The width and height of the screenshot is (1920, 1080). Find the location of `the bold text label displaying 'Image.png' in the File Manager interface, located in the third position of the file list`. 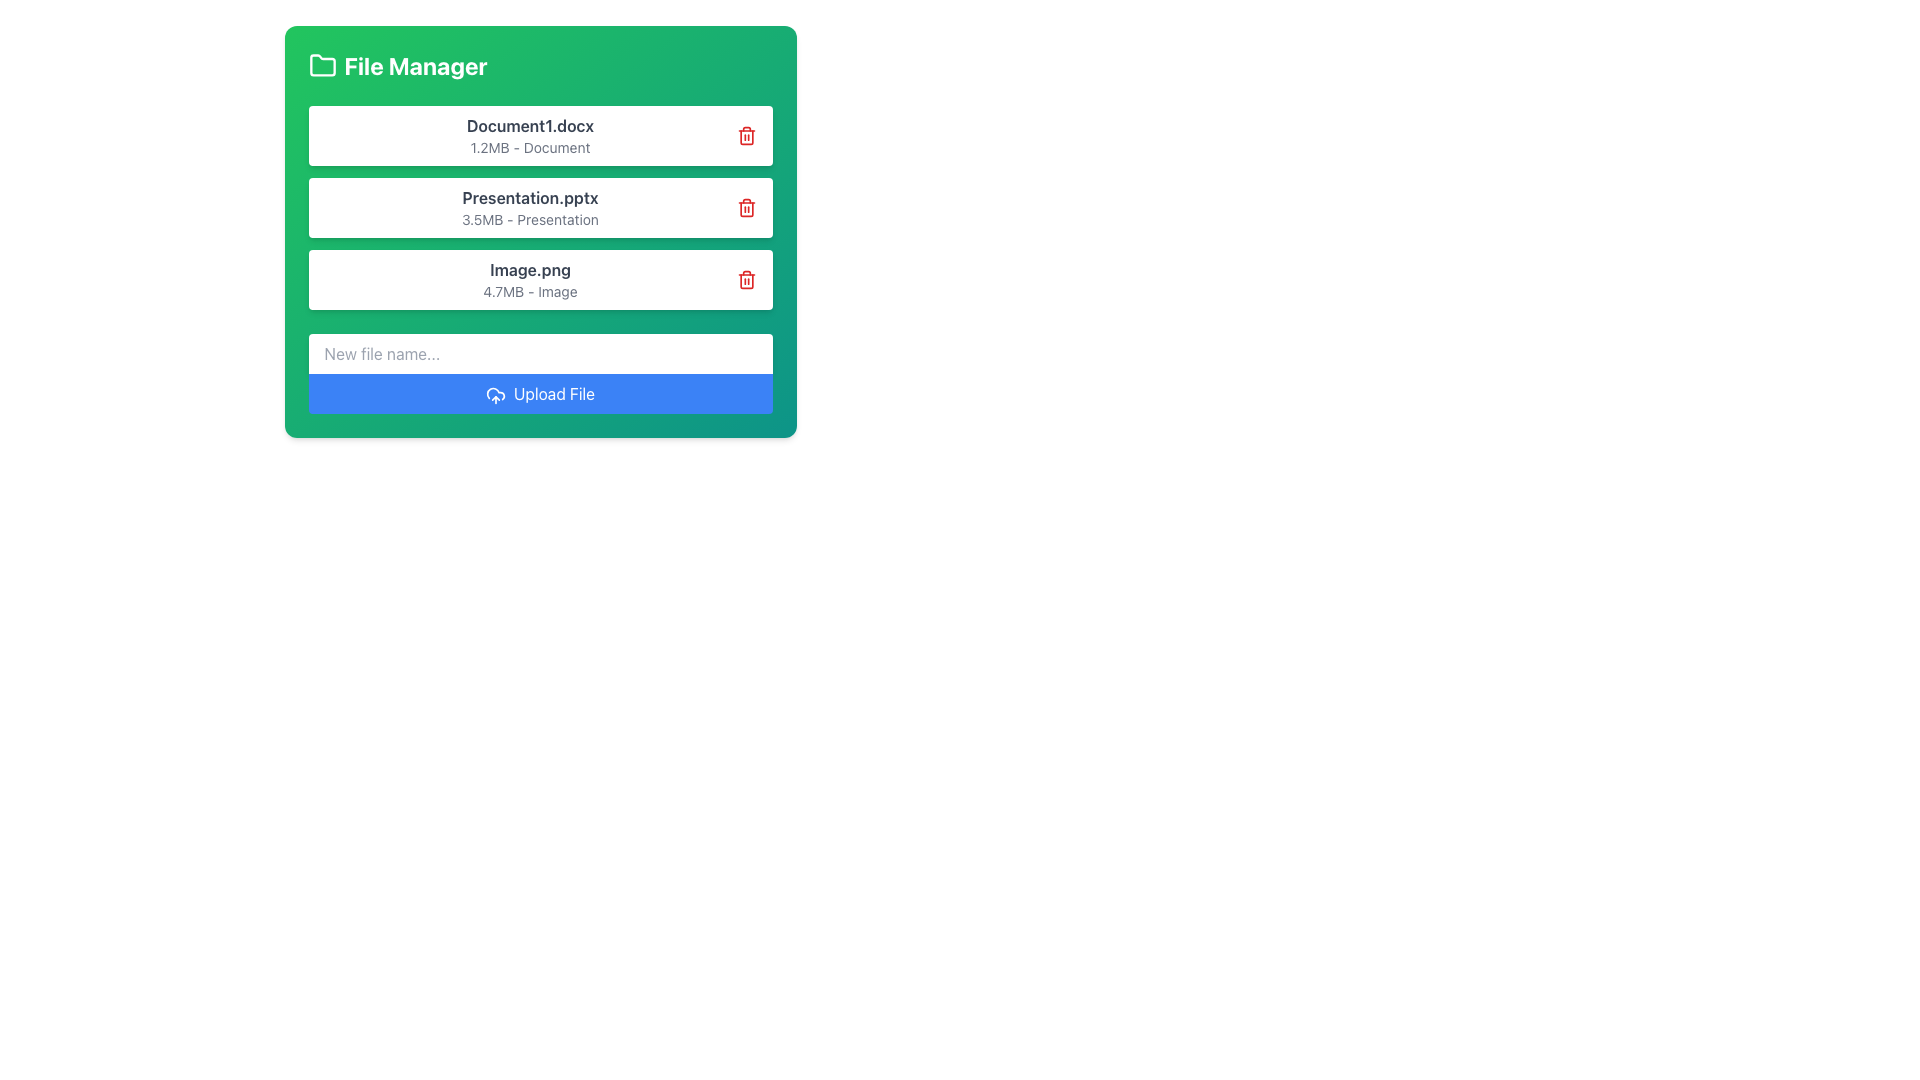

the bold text label displaying 'Image.png' in the File Manager interface, located in the third position of the file list is located at coordinates (530, 270).